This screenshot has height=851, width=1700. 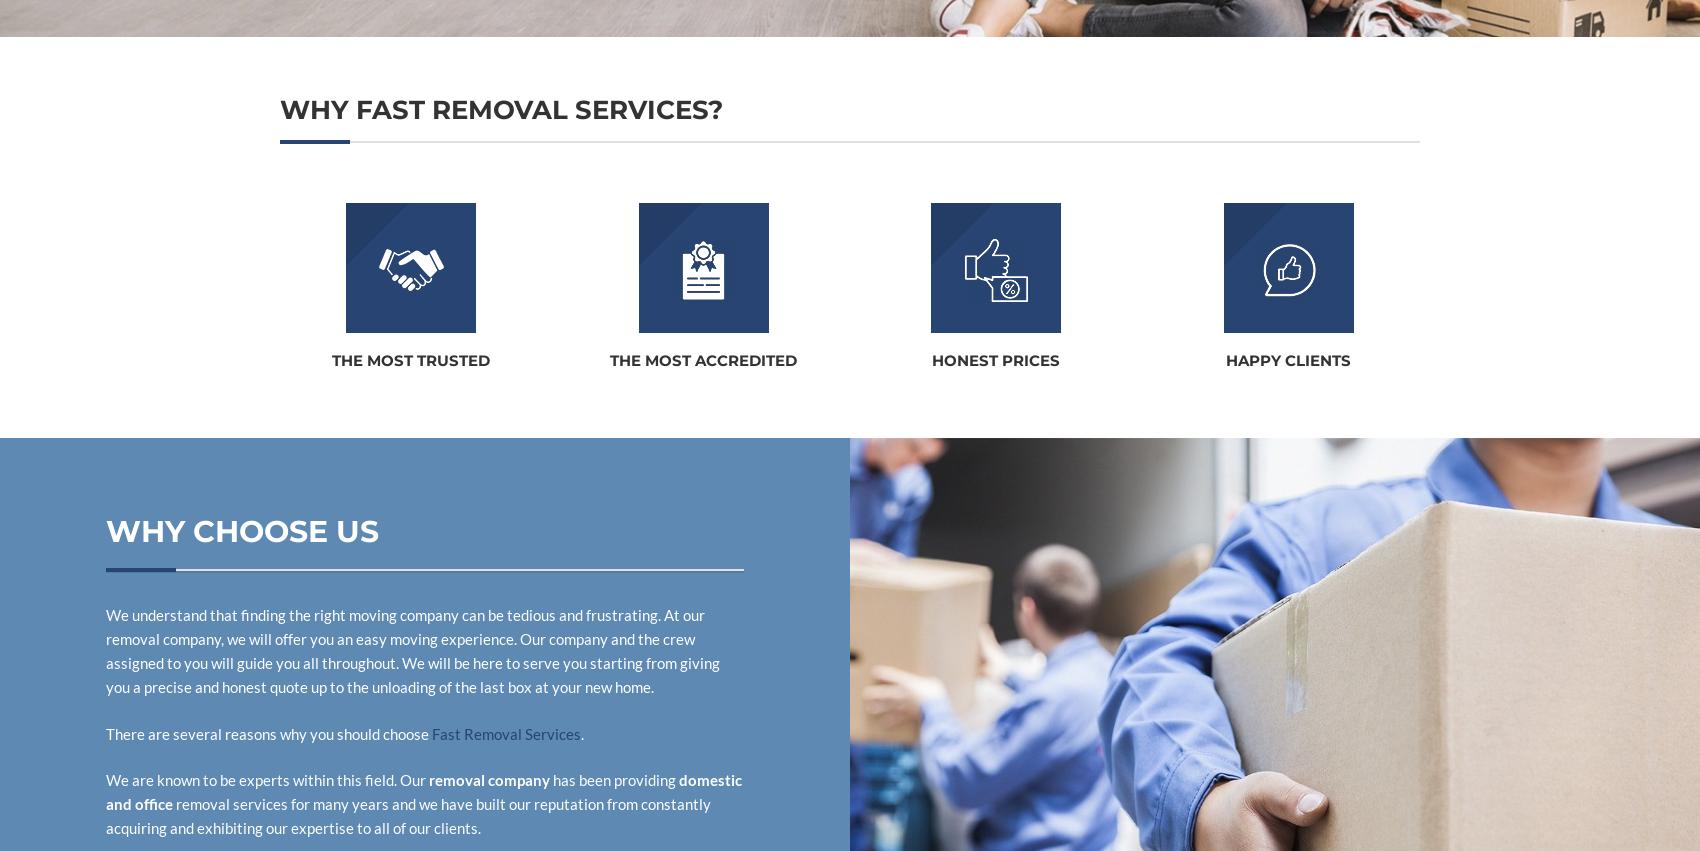 I want to click on 'WHY CHOOSE US', so click(x=242, y=531).